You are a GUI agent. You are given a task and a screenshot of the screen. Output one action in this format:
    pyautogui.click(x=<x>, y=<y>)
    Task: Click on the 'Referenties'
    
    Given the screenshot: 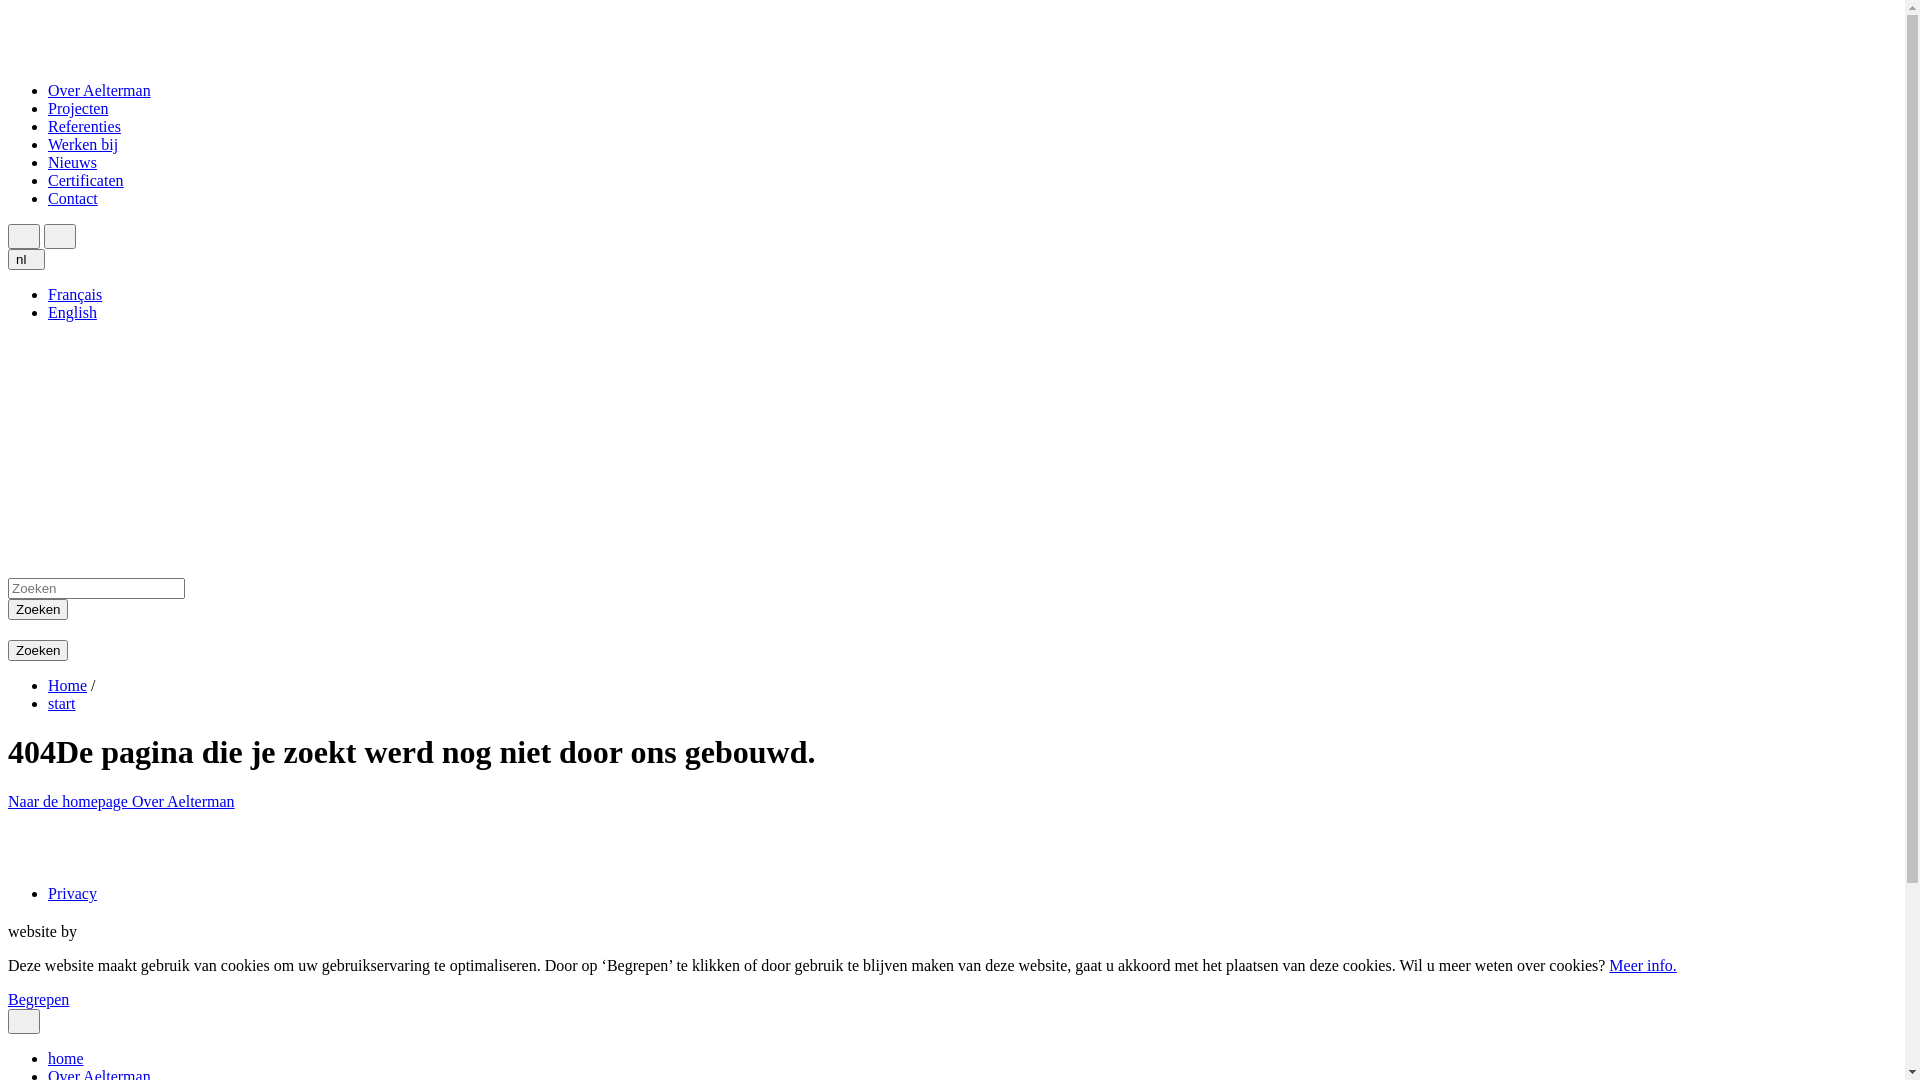 What is the action you would take?
    pyautogui.click(x=83, y=126)
    